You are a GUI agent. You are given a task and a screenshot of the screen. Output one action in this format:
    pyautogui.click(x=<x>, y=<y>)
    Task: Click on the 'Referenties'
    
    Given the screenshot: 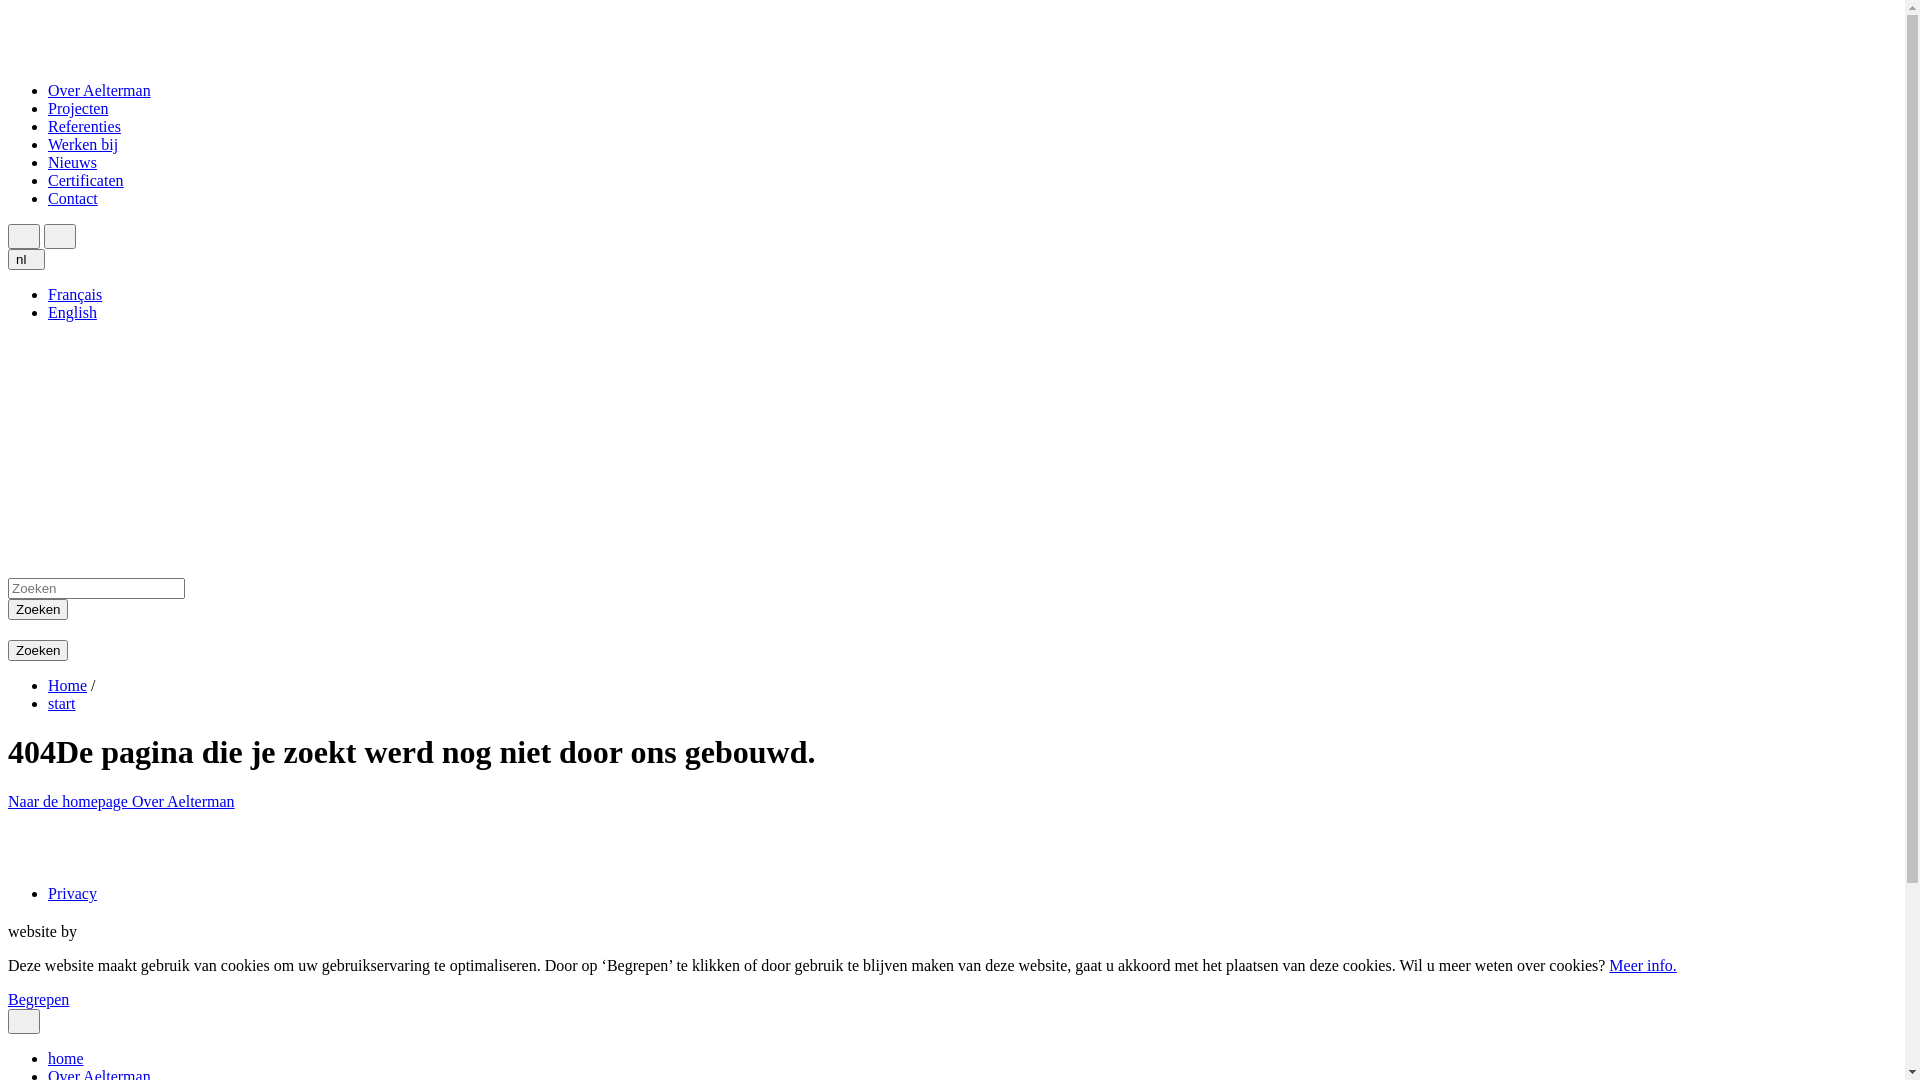 What is the action you would take?
    pyautogui.click(x=83, y=126)
    